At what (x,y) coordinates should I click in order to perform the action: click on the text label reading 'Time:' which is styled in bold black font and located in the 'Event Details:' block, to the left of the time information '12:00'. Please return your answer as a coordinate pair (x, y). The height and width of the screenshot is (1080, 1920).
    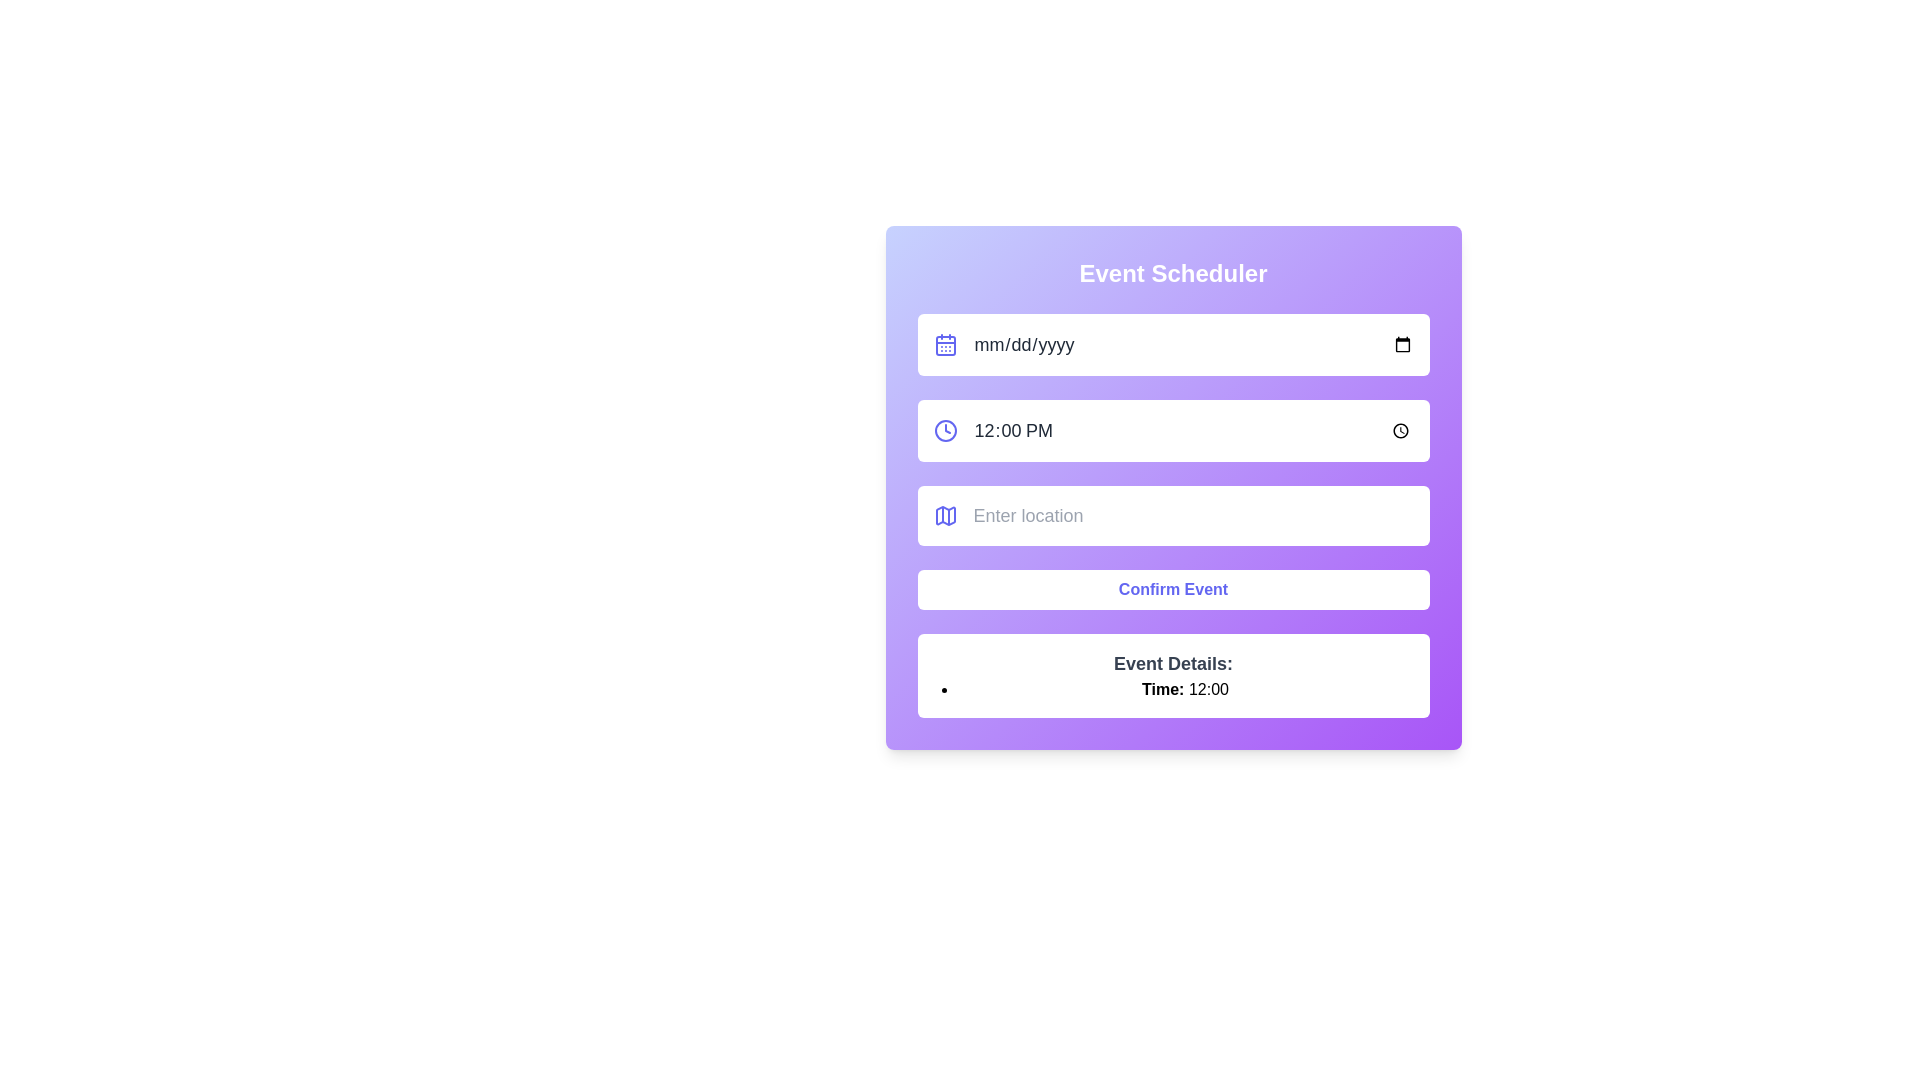
    Looking at the image, I should click on (1163, 688).